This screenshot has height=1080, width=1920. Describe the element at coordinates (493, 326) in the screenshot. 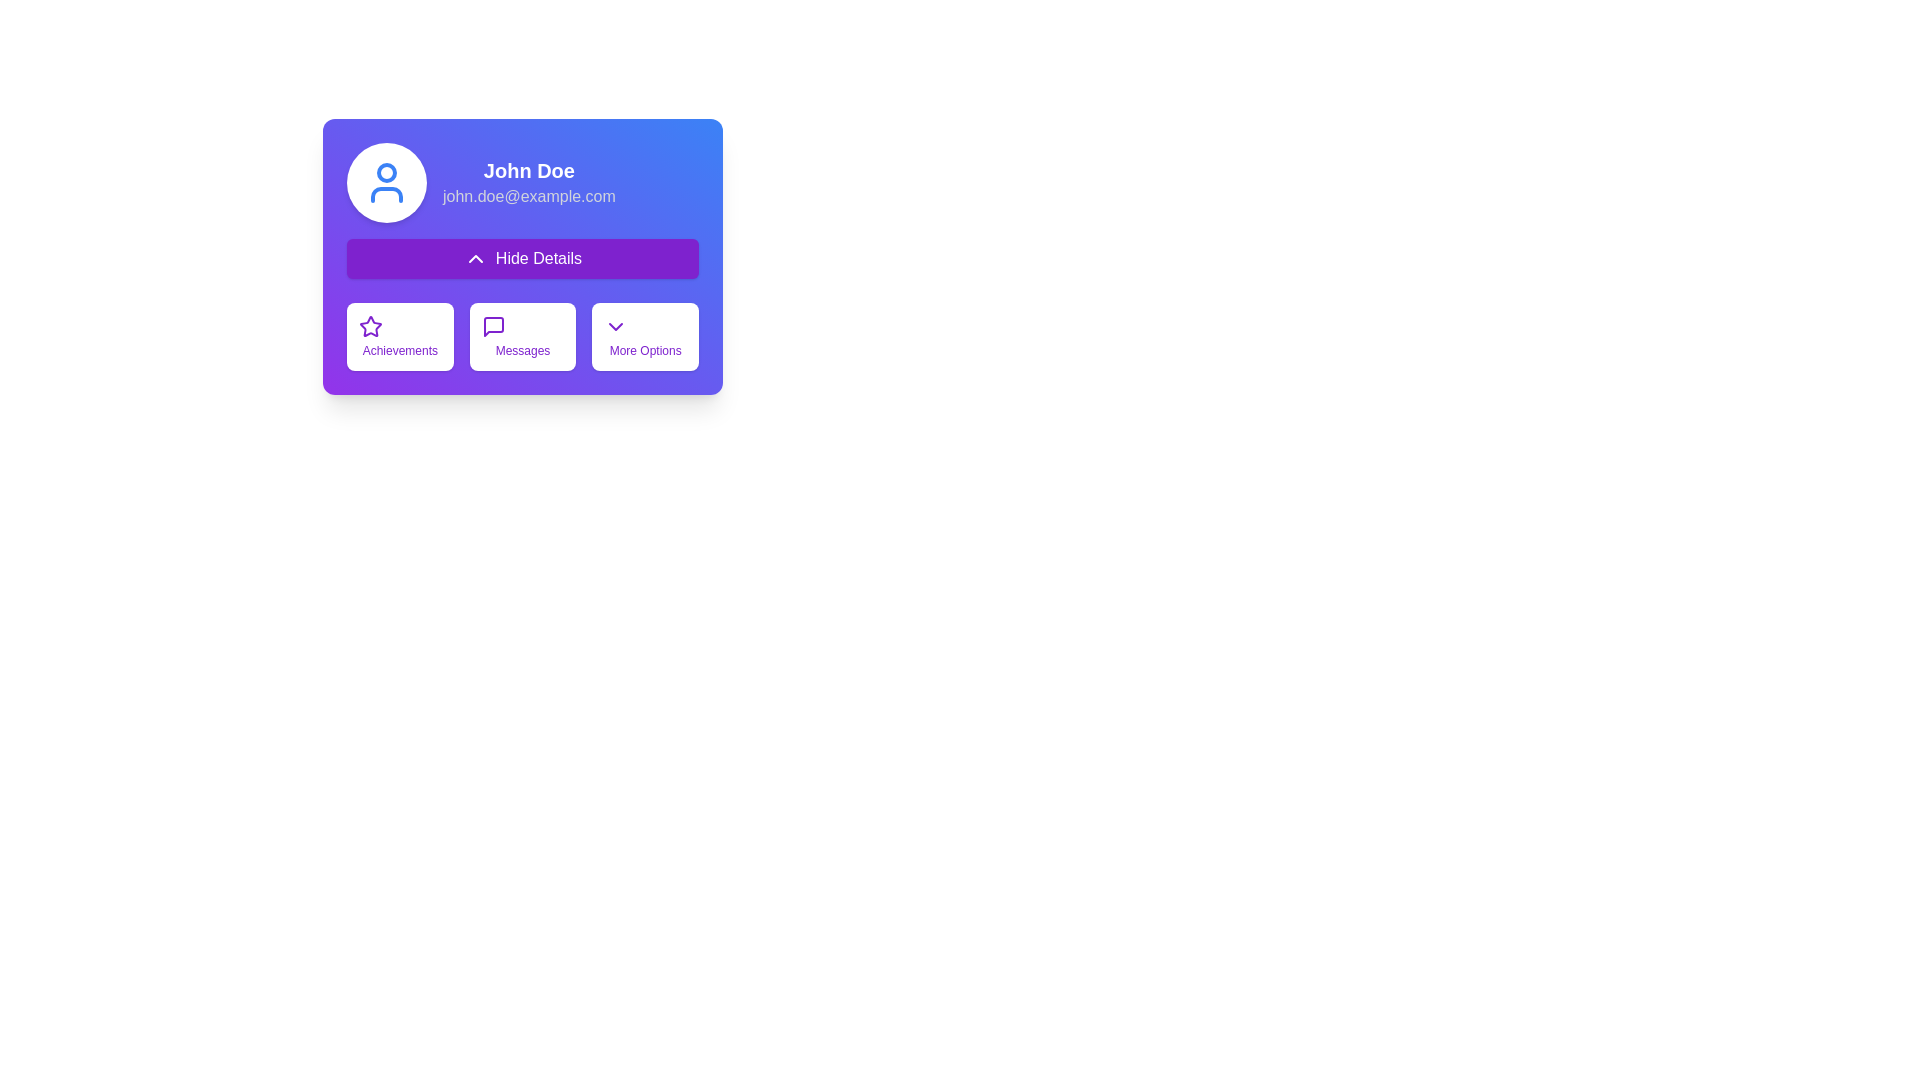

I see `chat bubble icon located centrally within the 'Messages' button, which has a white background with purple accents` at that location.